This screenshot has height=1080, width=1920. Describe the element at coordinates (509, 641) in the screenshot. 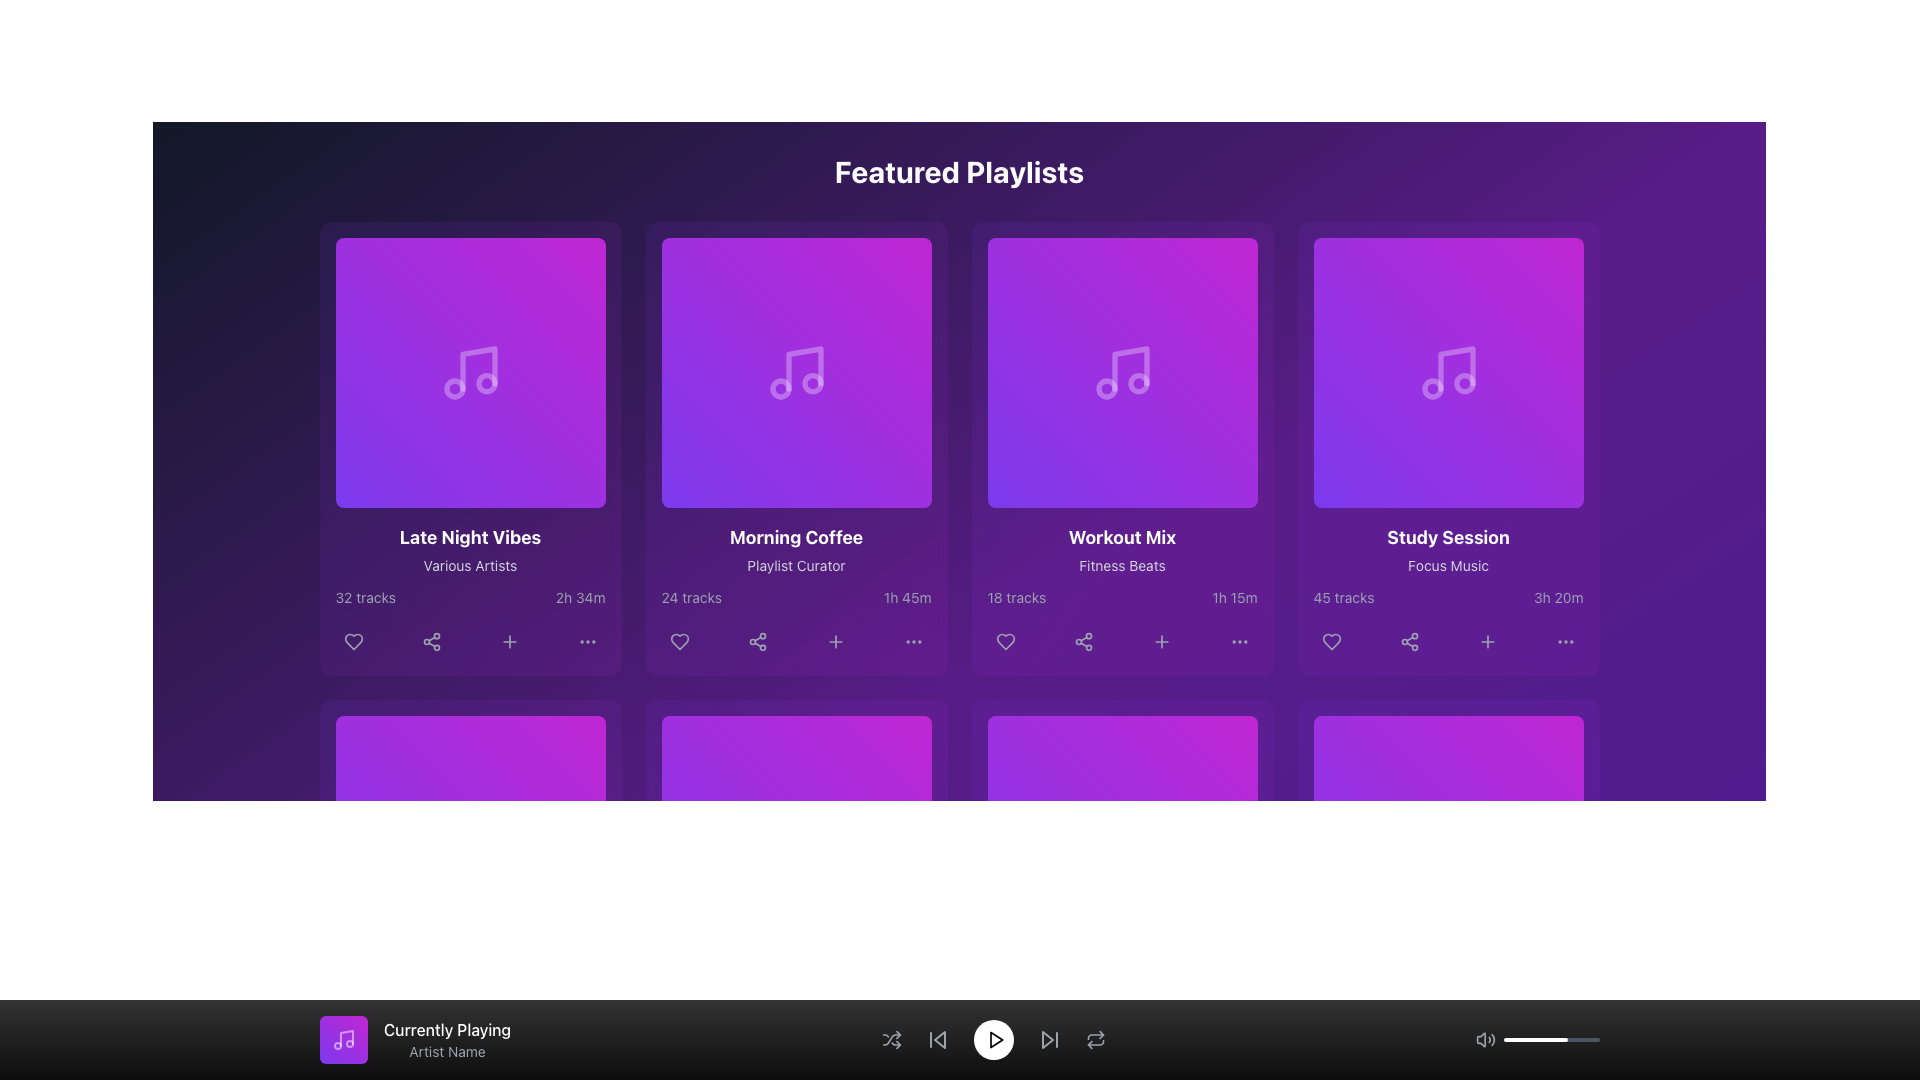

I see `the Icon button with the '+' symbol located in the bottom section of the 'Late Night Vibes' playlist card, which is the third button from the left` at that location.